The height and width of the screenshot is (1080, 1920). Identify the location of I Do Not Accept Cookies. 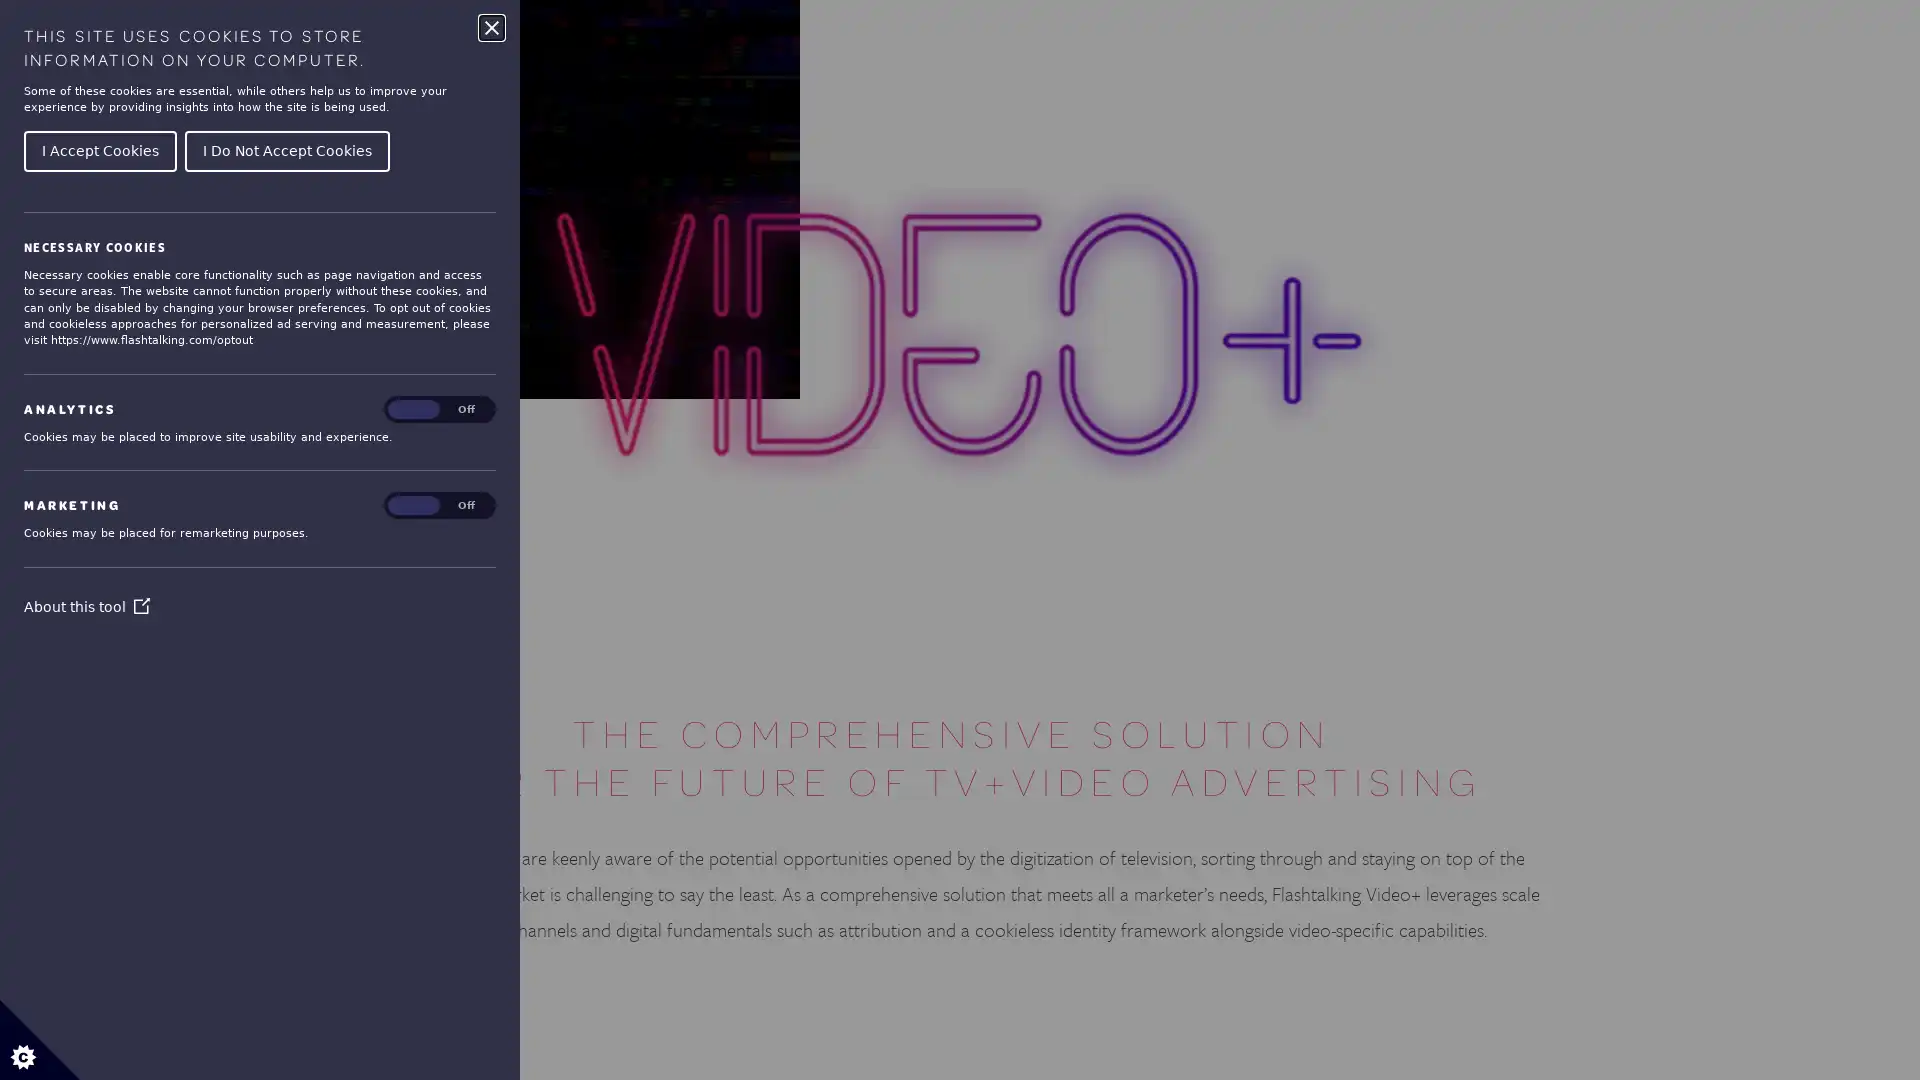
(286, 149).